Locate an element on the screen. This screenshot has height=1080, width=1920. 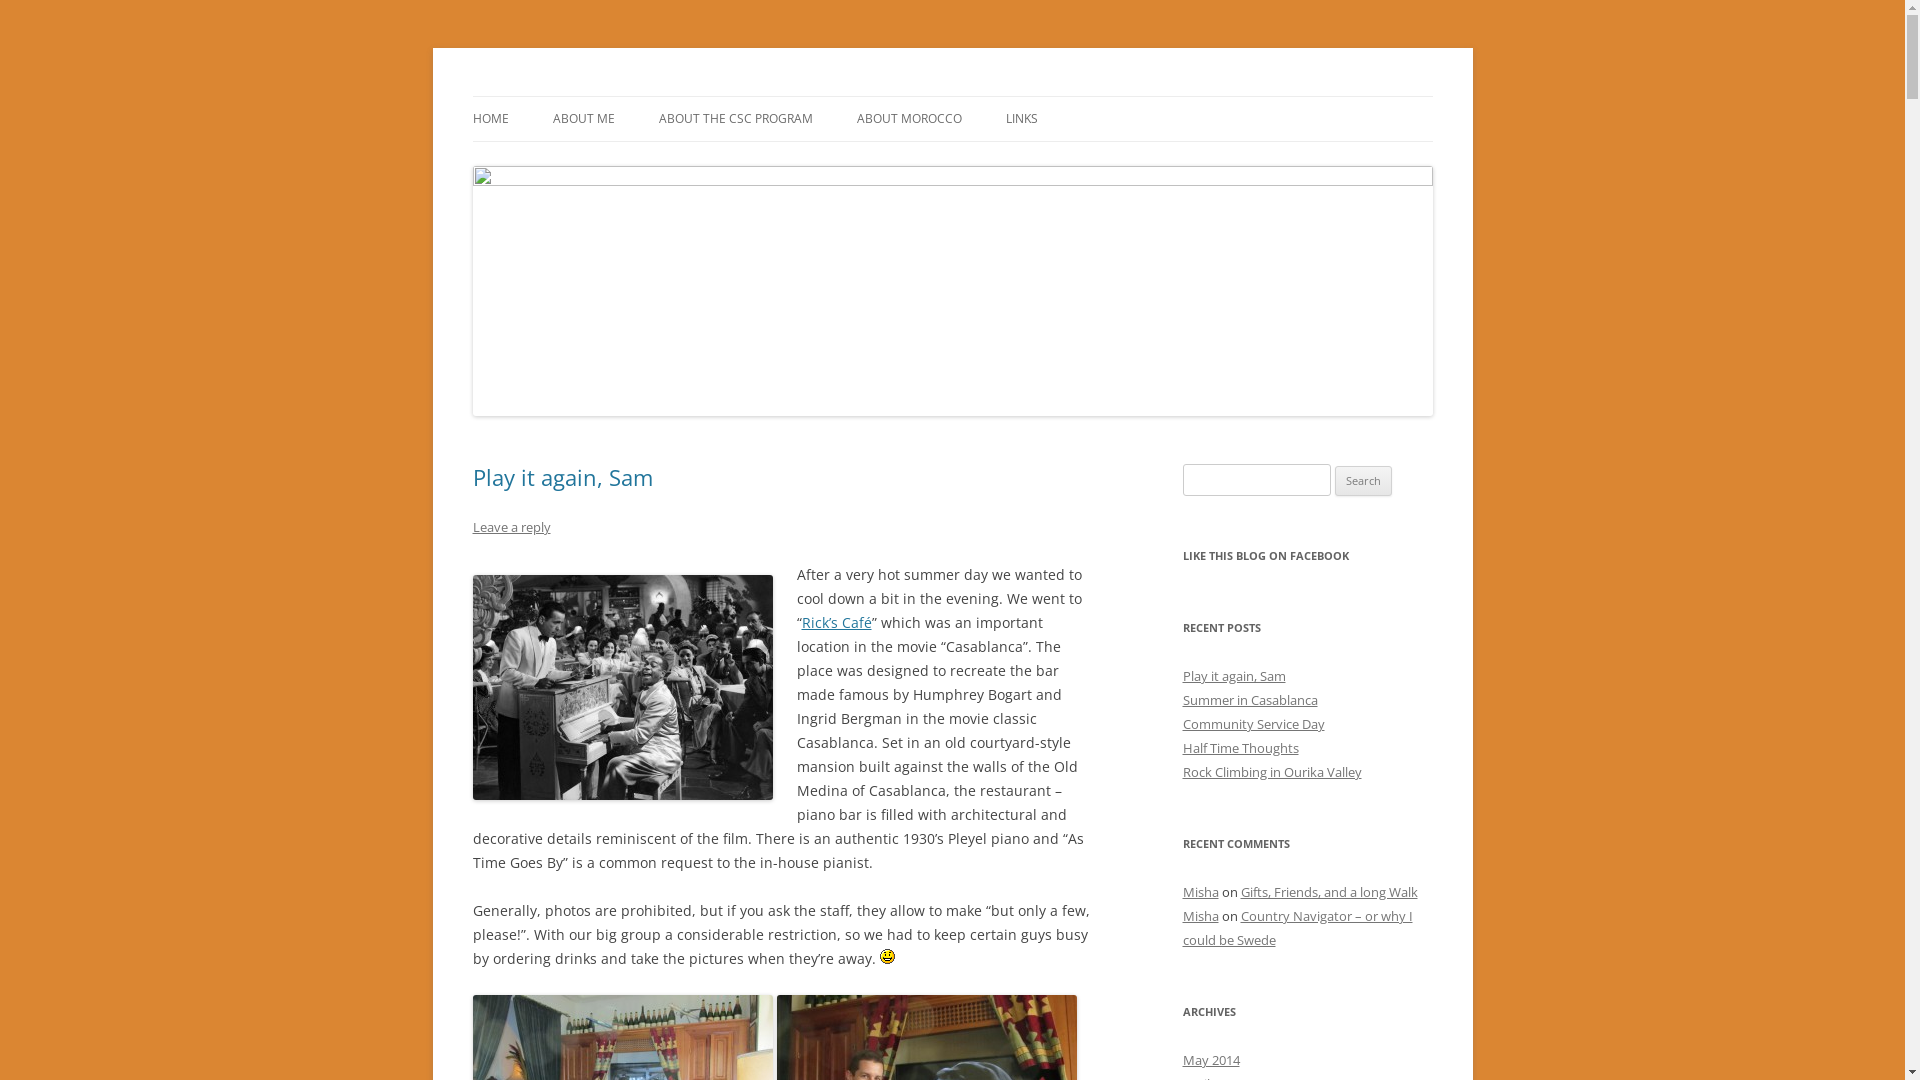
'Leave a reply' is located at coordinates (510, 526).